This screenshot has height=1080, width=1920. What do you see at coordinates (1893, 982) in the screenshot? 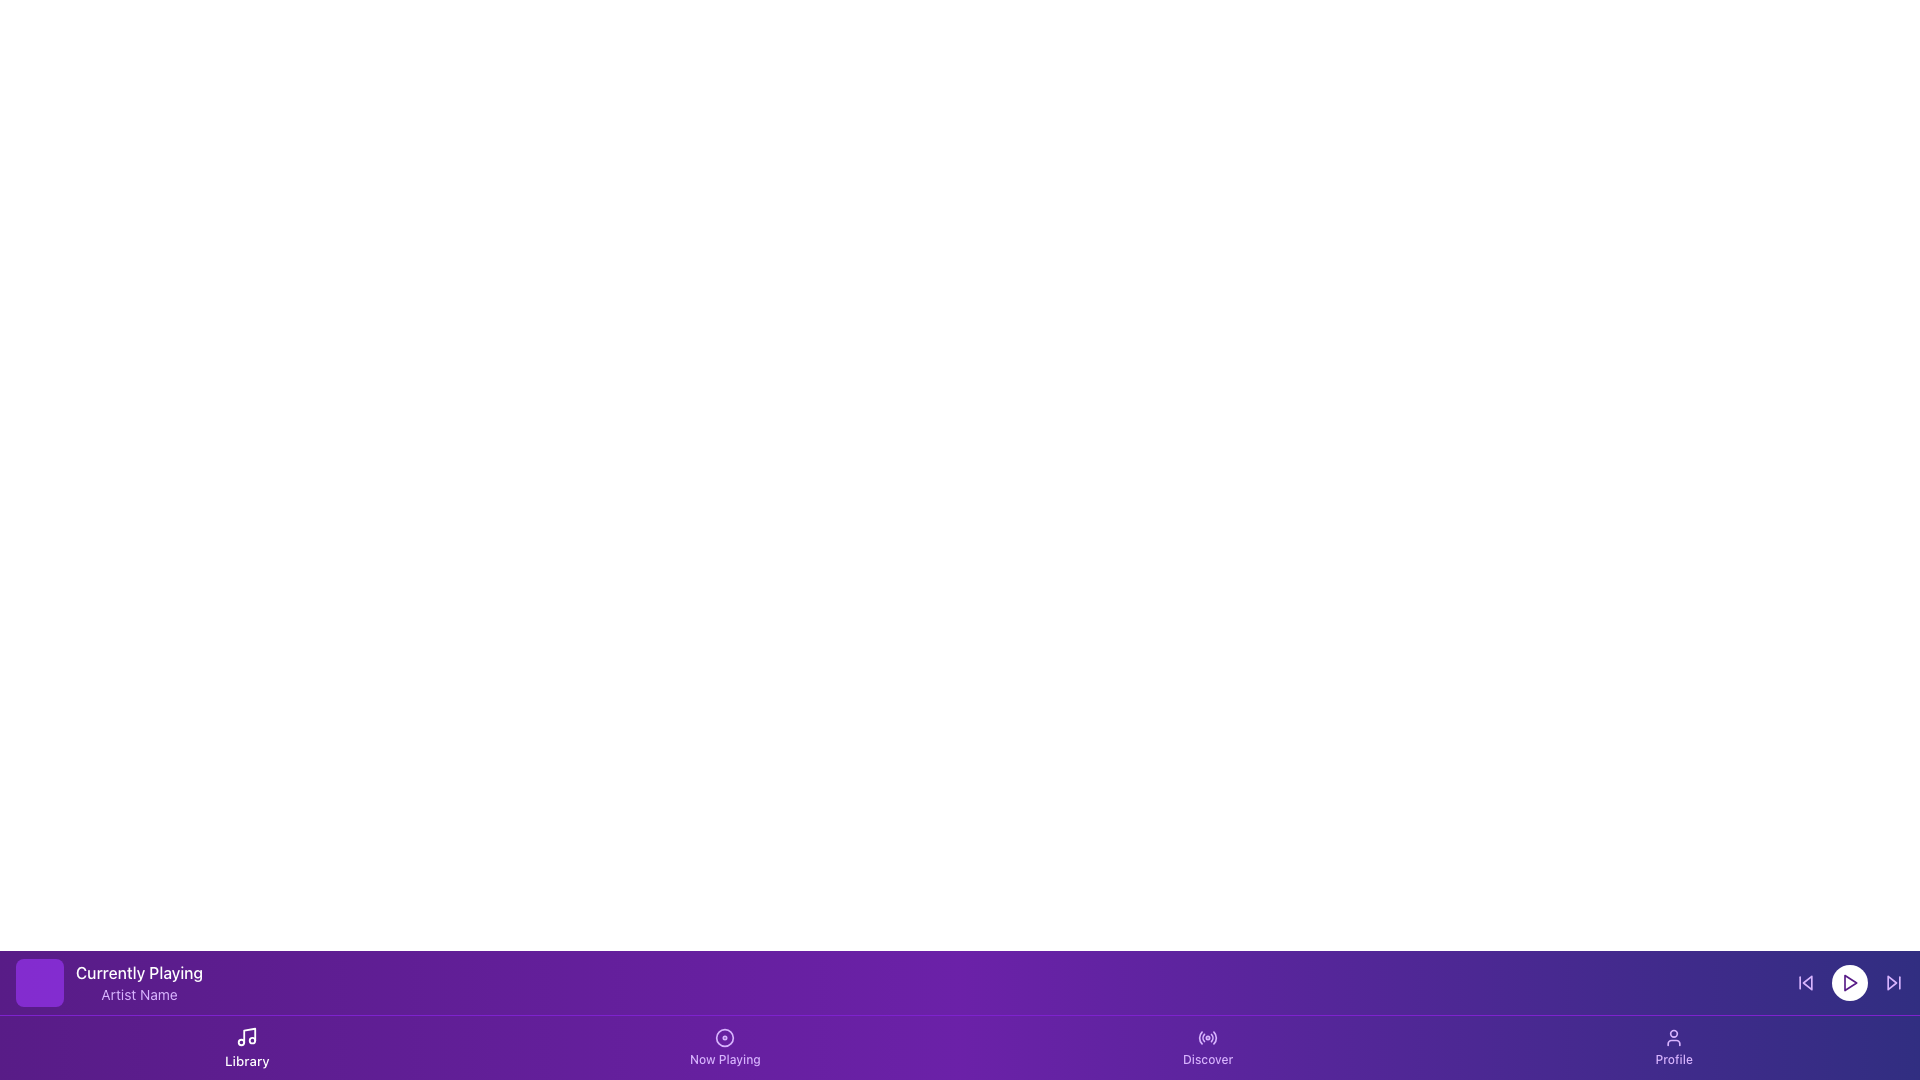
I see `the skip-forward button located on the far right of the bottom navigation bar` at bounding box center [1893, 982].